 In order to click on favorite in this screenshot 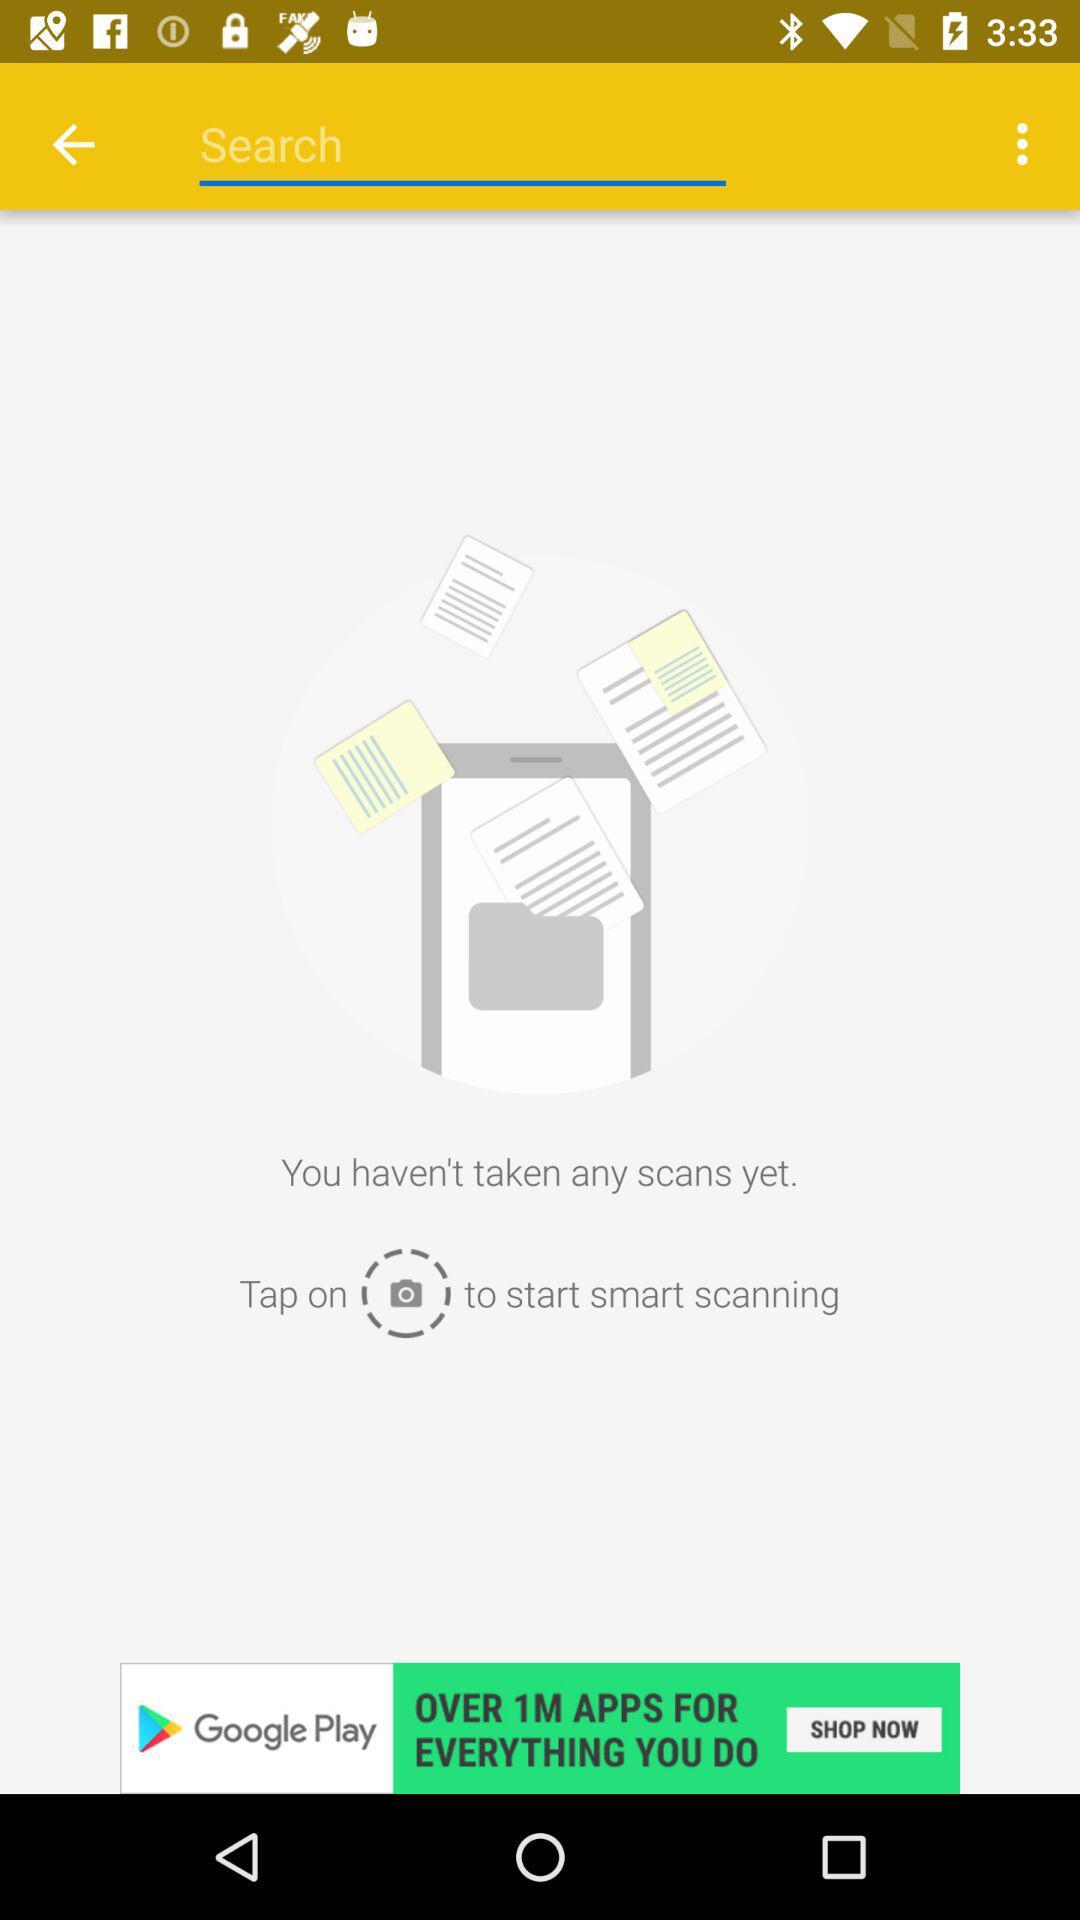, I will do `click(540, 1727)`.